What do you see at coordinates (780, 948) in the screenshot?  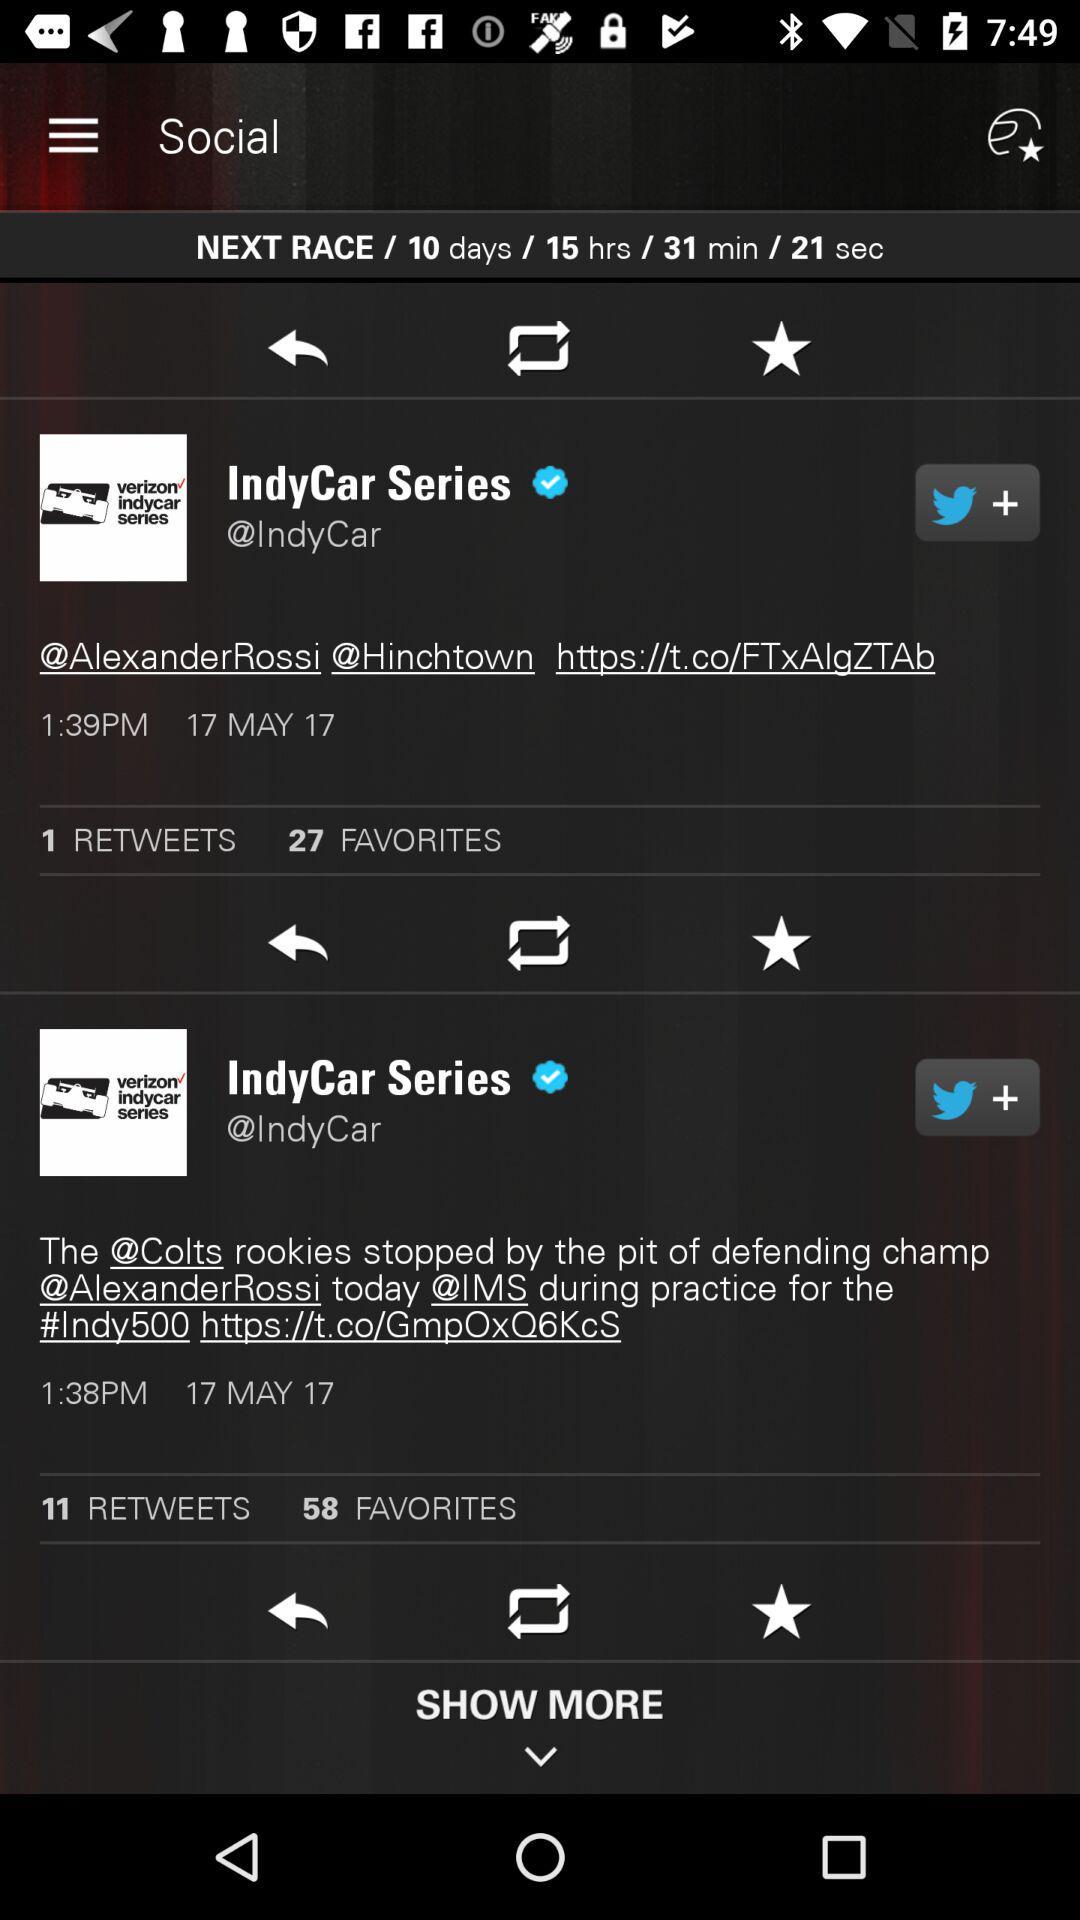 I see `the first  star symbol which is above indycar series` at bounding box center [780, 948].